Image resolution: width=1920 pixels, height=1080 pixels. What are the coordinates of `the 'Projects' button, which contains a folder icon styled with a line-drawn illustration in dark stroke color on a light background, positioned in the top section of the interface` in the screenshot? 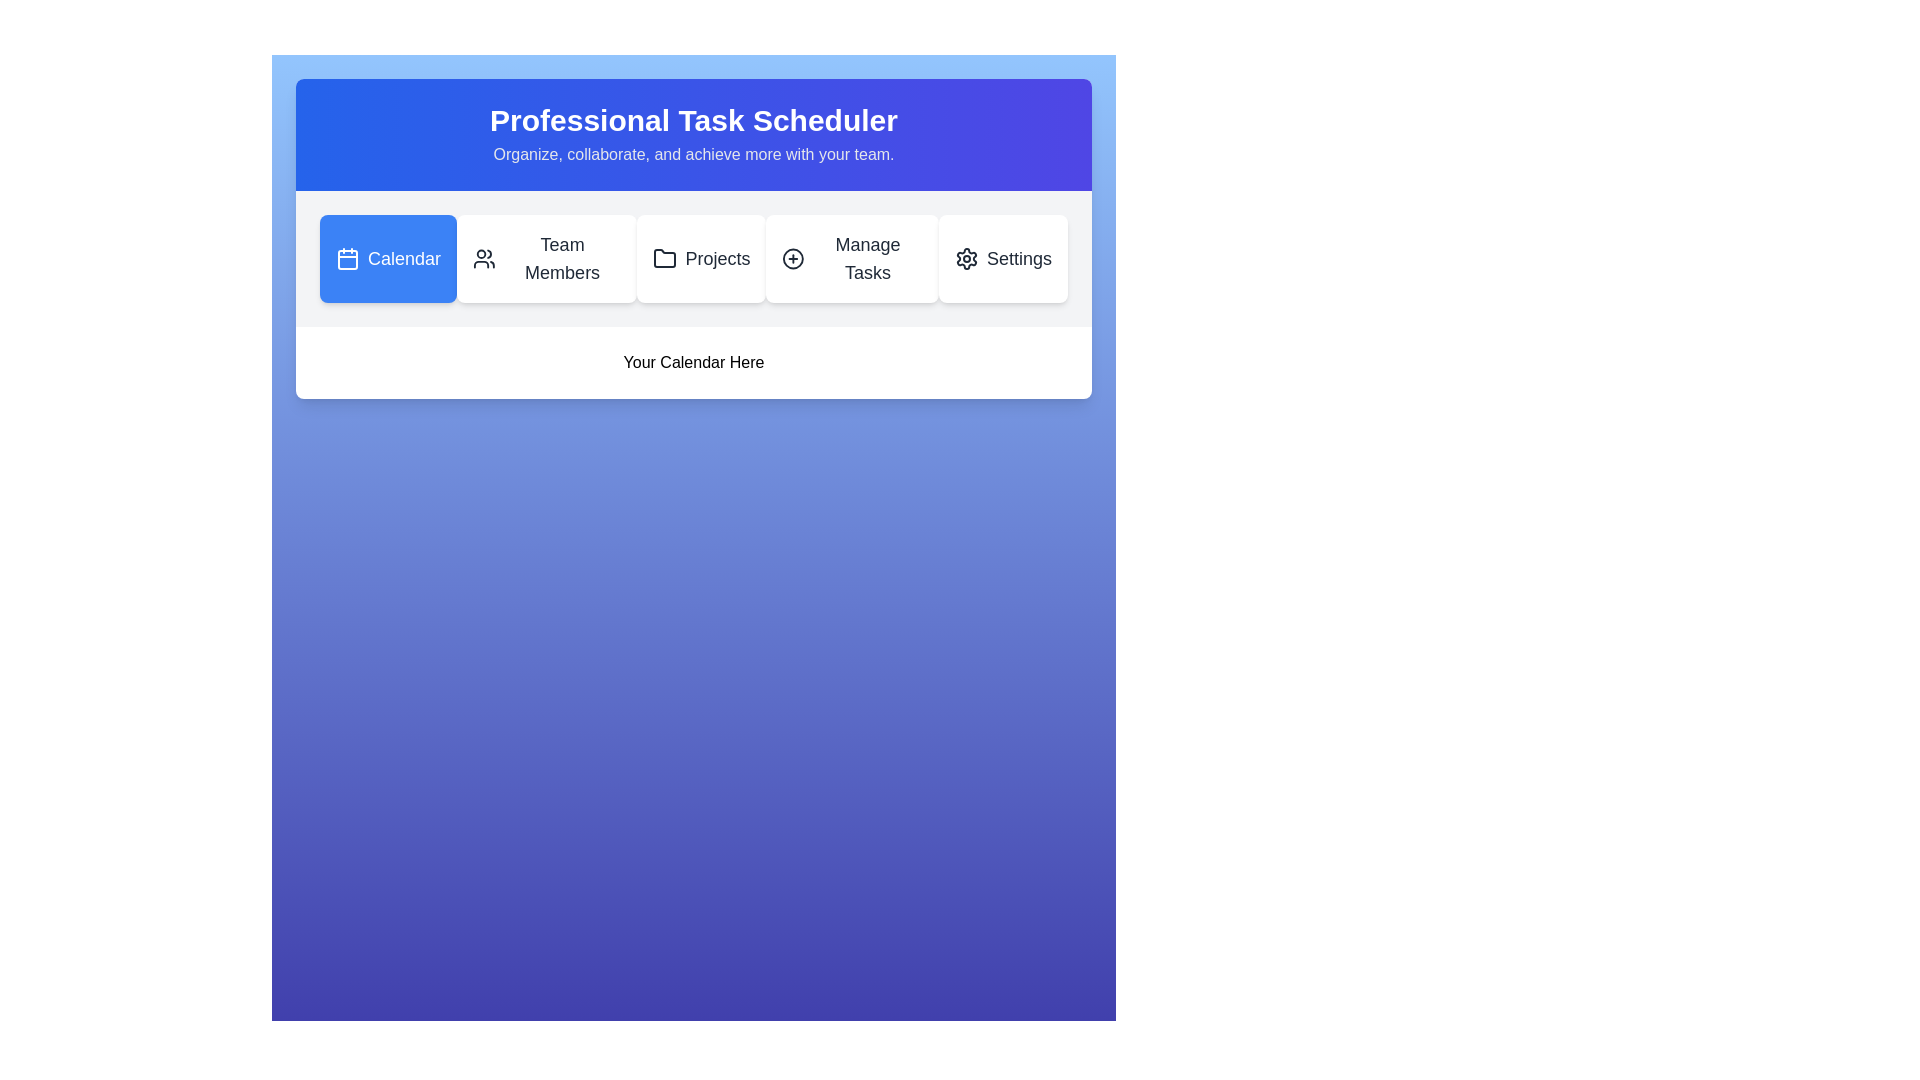 It's located at (665, 257).